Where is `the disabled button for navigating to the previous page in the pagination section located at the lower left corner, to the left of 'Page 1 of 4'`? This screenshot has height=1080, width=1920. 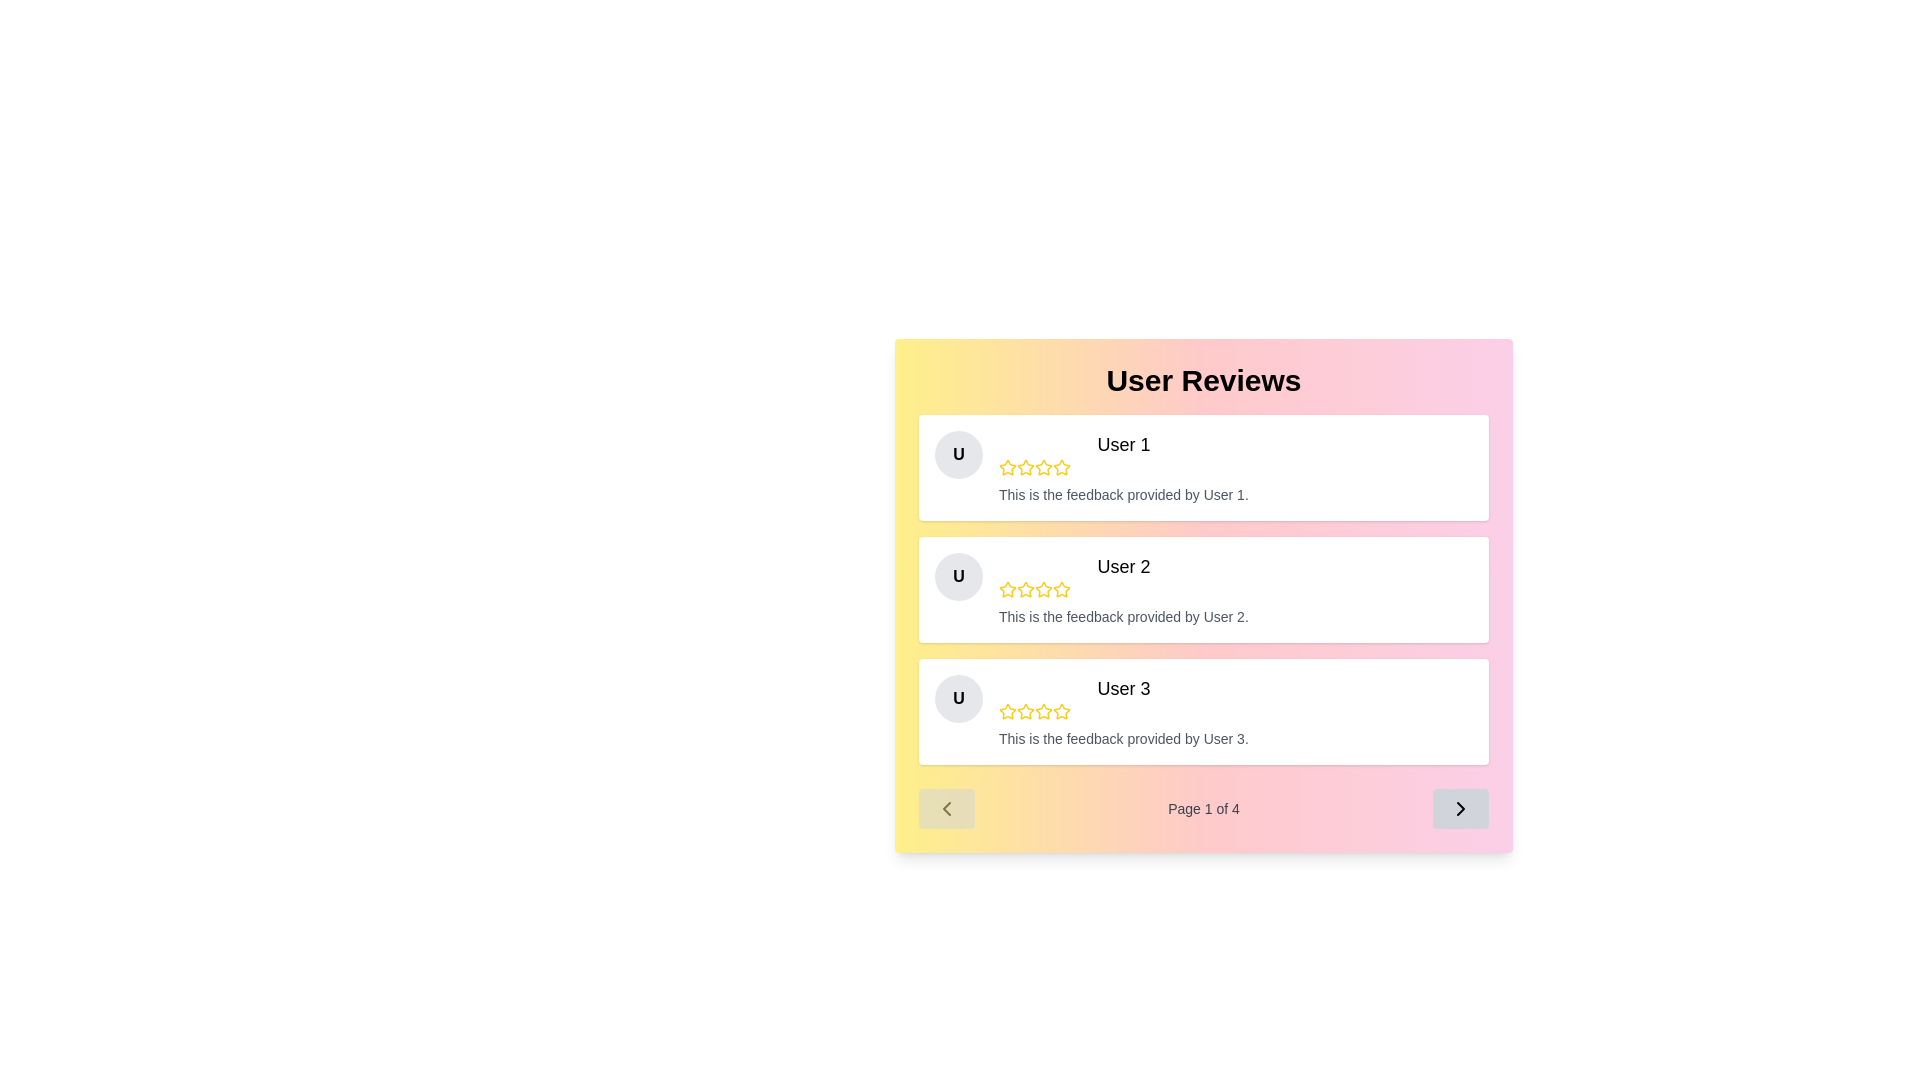
the disabled button for navigating to the previous page in the pagination section located at the lower left corner, to the left of 'Page 1 of 4' is located at coordinates (945, 808).